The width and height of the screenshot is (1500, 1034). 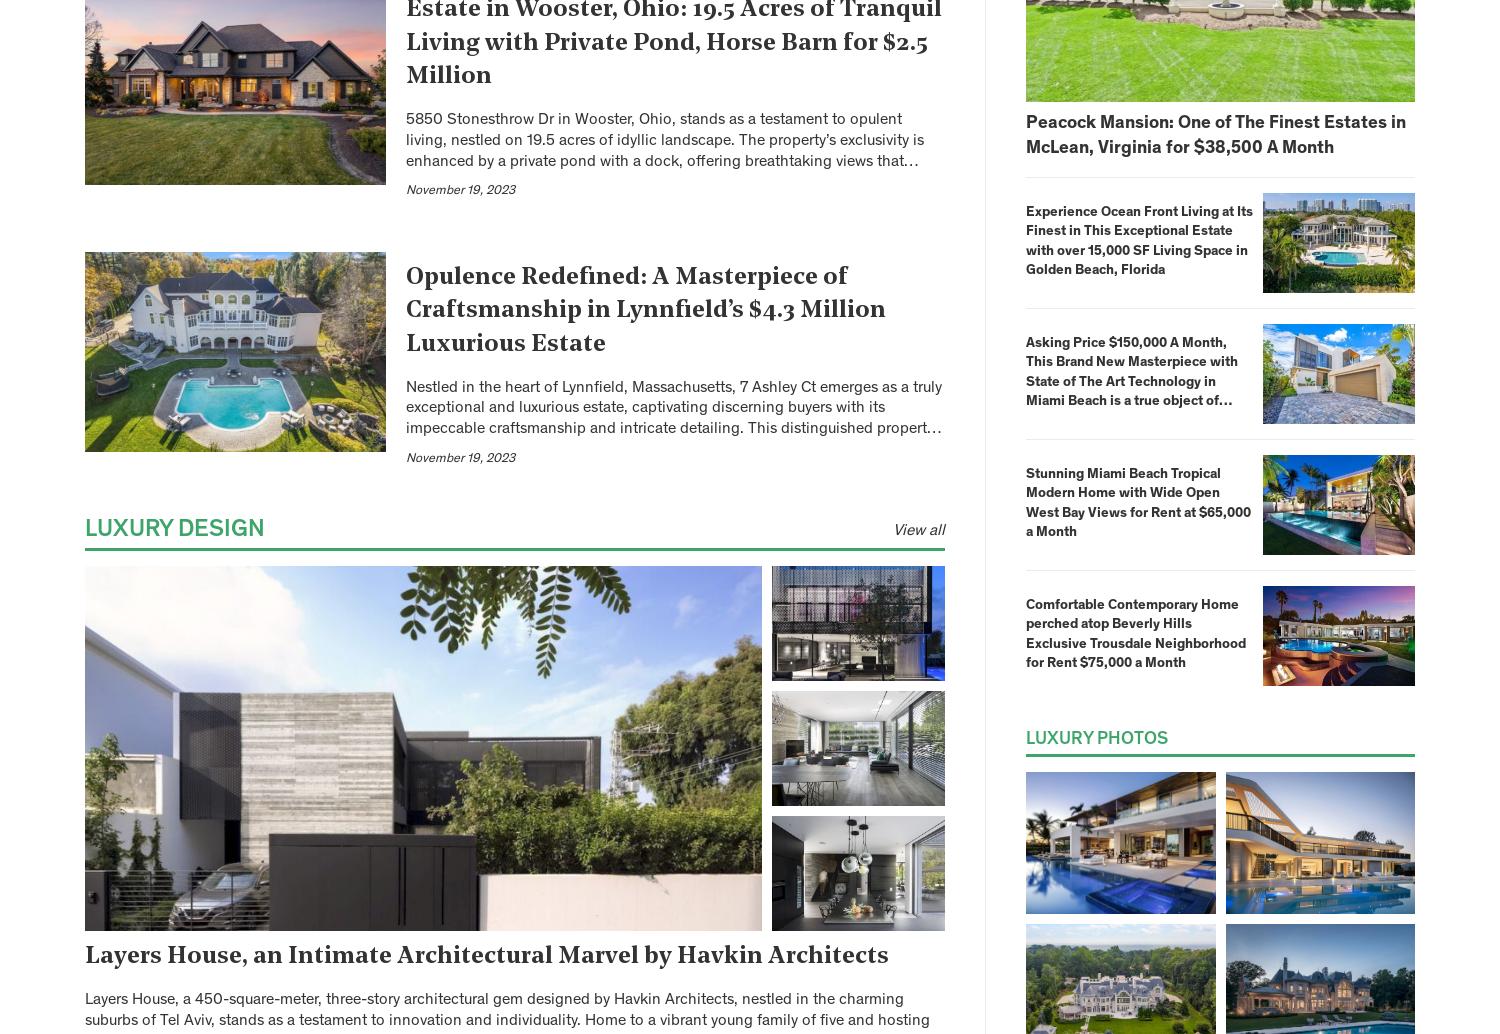 I want to click on 'Experience Ocean Front Living at Its Finest in This Exceptional Estate with over 15,000 SF Living Space in Golden Beach, Florida', so click(x=1139, y=241).